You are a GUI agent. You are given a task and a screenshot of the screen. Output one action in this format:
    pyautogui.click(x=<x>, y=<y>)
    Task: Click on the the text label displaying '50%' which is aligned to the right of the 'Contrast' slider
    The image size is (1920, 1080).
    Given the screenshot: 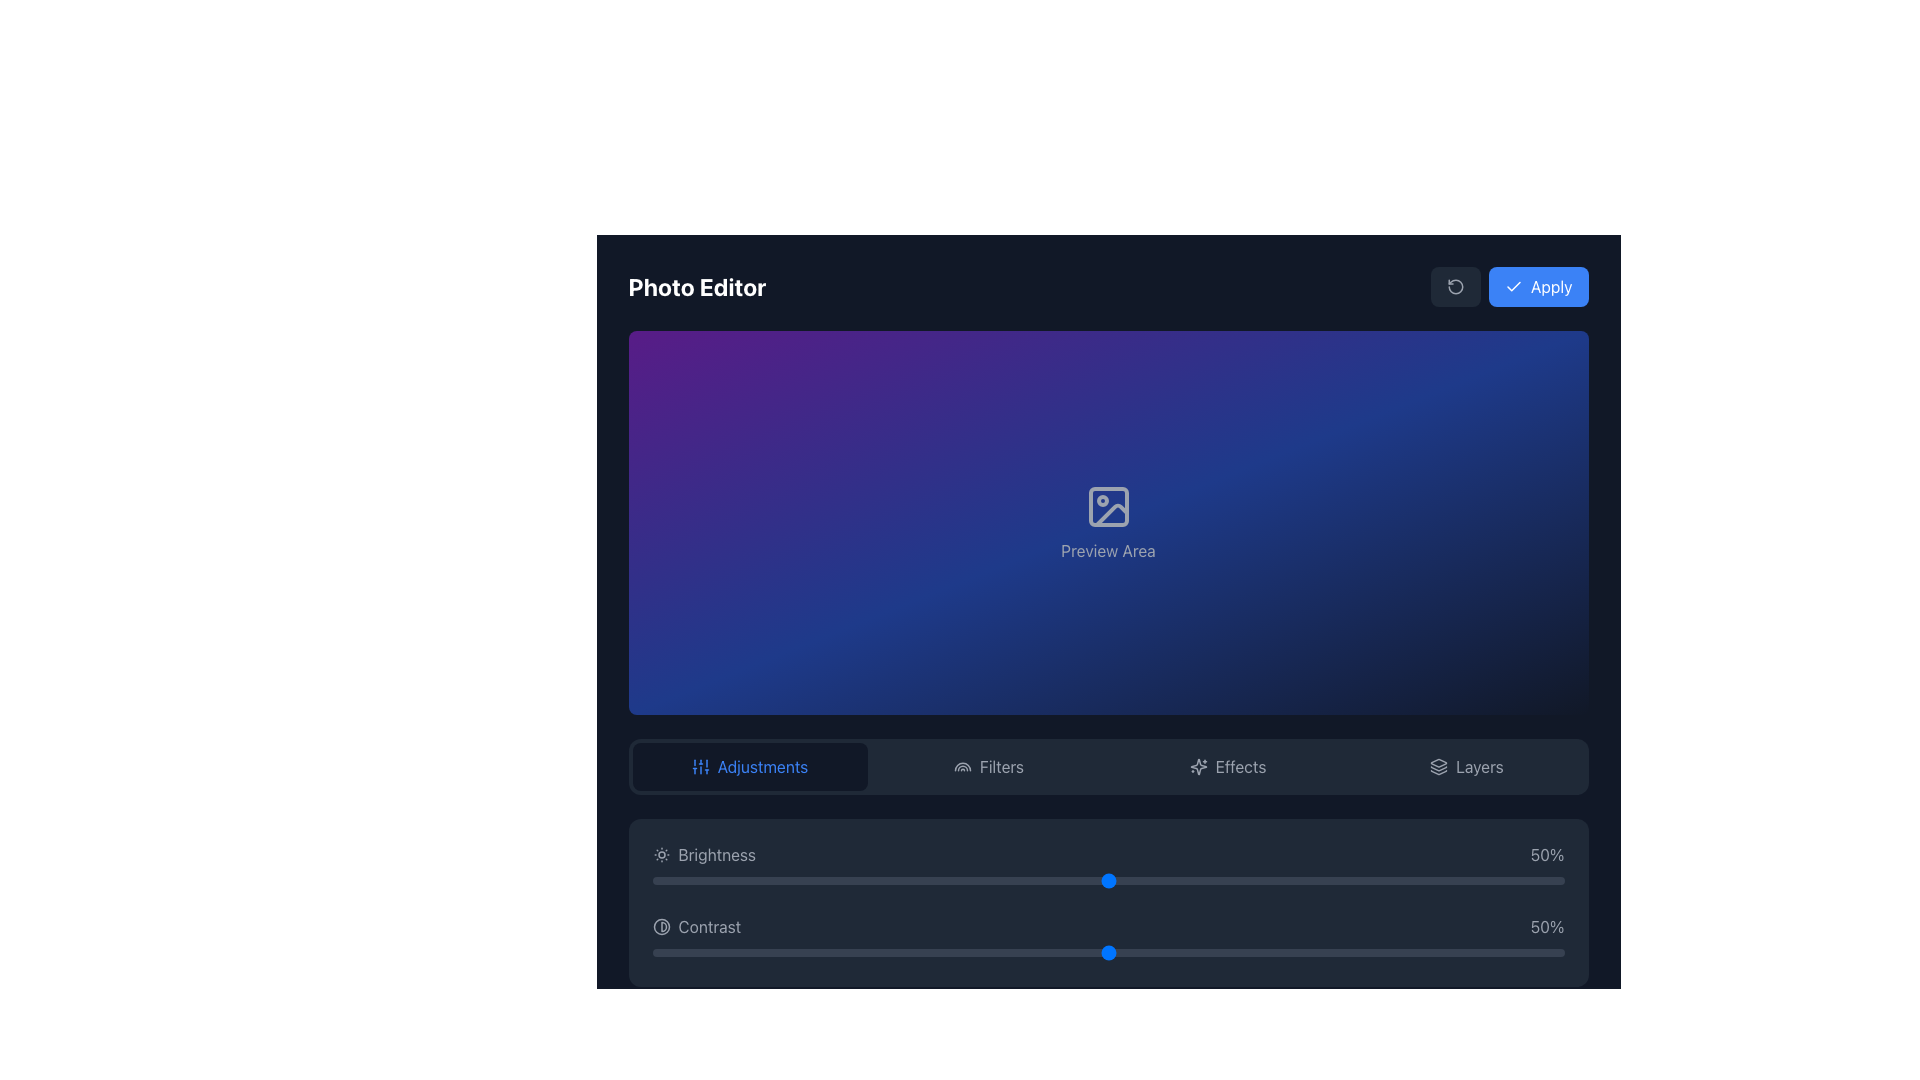 What is the action you would take?
    pyautogui.click(x=1546, y=926)
    